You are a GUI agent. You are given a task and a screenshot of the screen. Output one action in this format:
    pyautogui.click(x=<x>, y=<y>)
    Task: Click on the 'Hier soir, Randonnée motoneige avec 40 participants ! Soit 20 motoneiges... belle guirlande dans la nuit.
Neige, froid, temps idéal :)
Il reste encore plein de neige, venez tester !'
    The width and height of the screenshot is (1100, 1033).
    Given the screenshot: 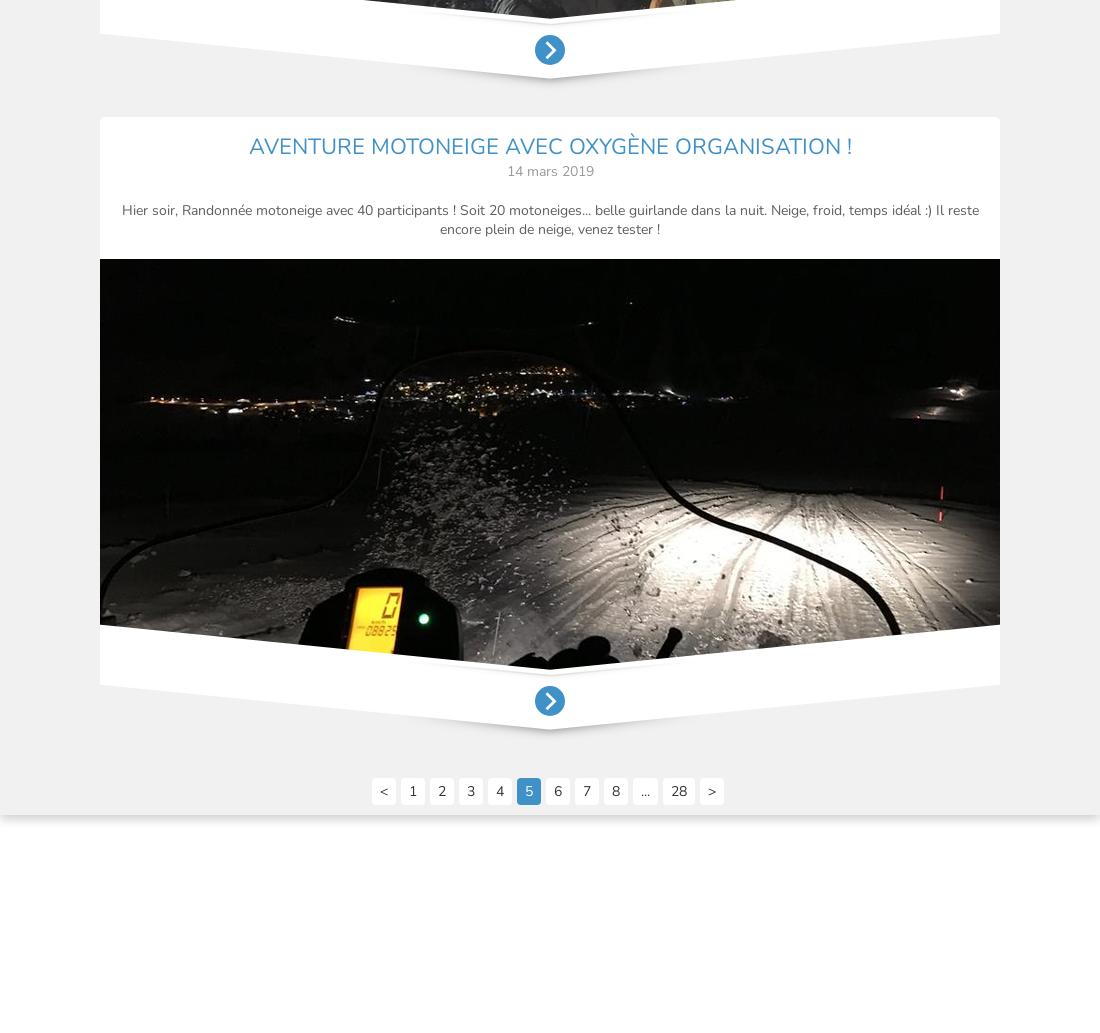 What is the action you would take?
    pyautogui.click(x=549, y=217)
    